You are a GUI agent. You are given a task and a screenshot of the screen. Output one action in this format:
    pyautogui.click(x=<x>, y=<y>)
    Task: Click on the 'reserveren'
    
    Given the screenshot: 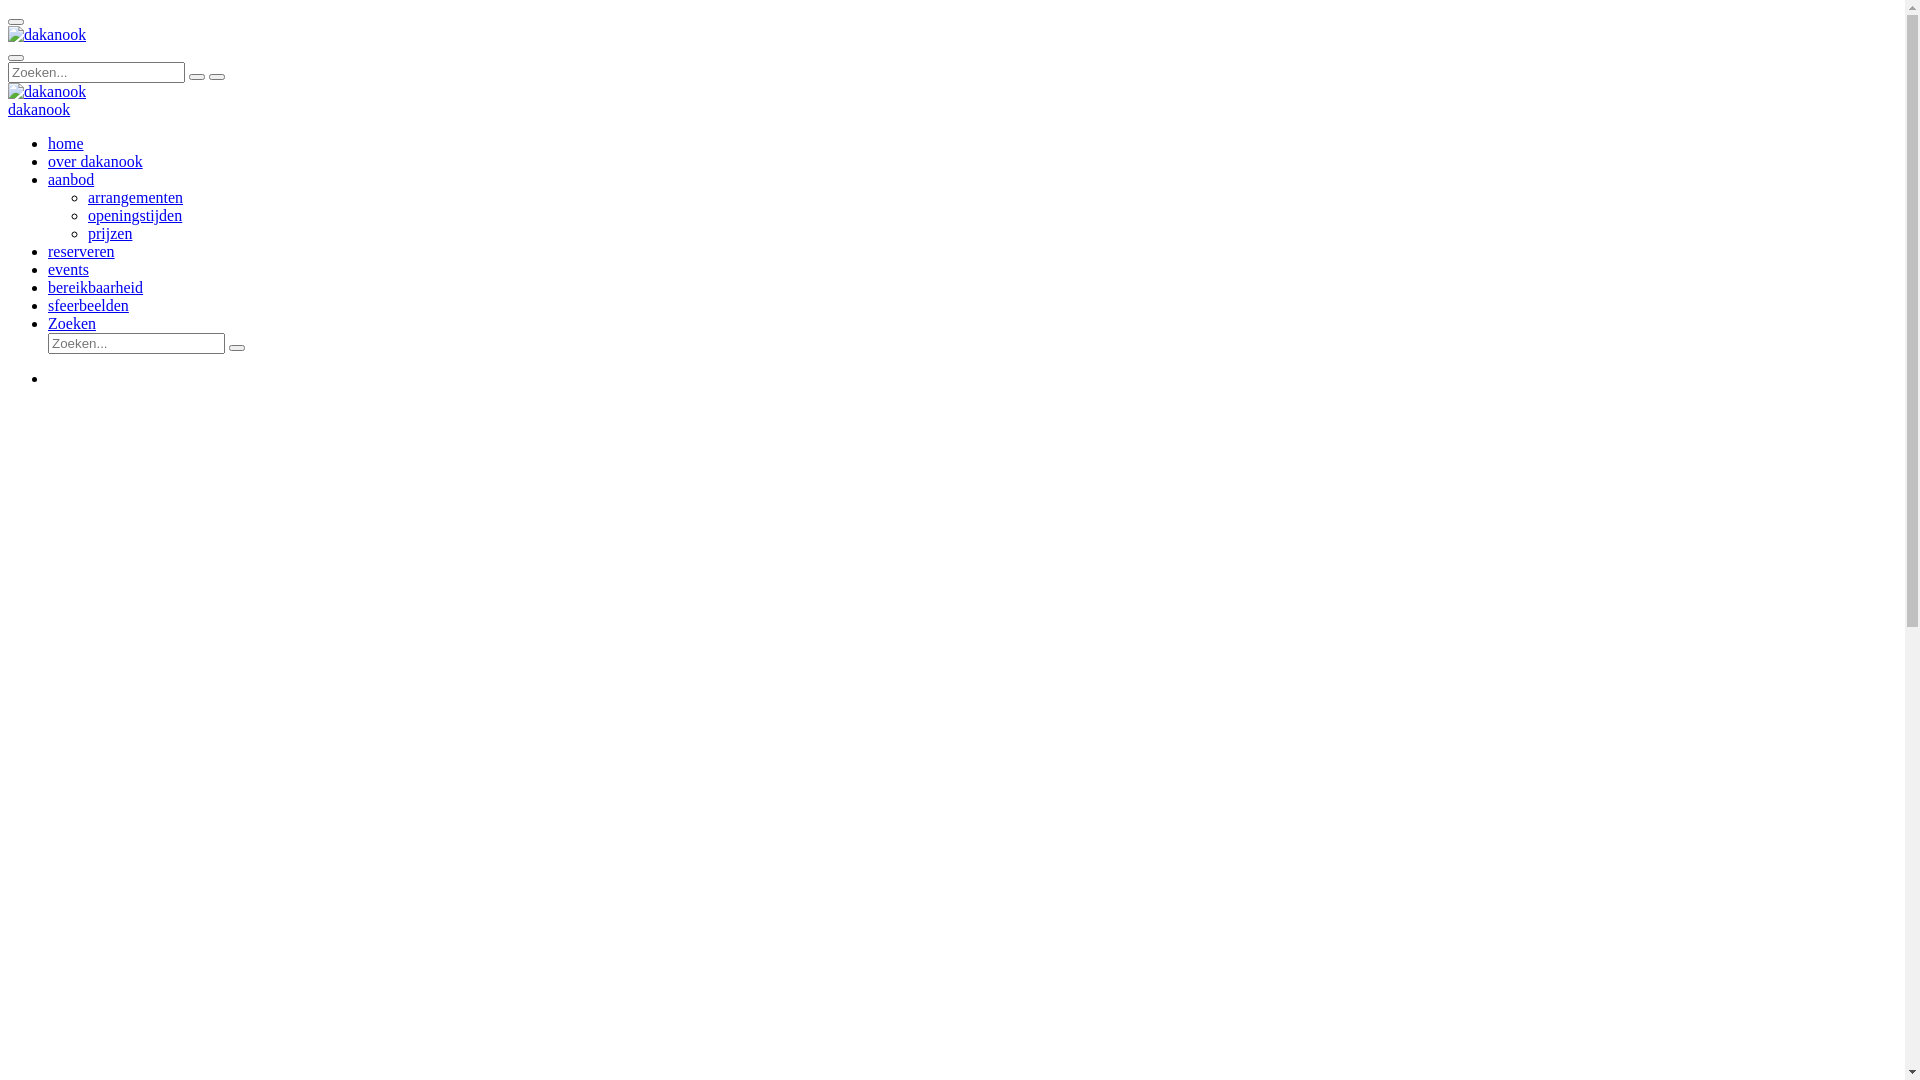 What is the action you would take?
    pyautogui.click(x=80, y=250)
    